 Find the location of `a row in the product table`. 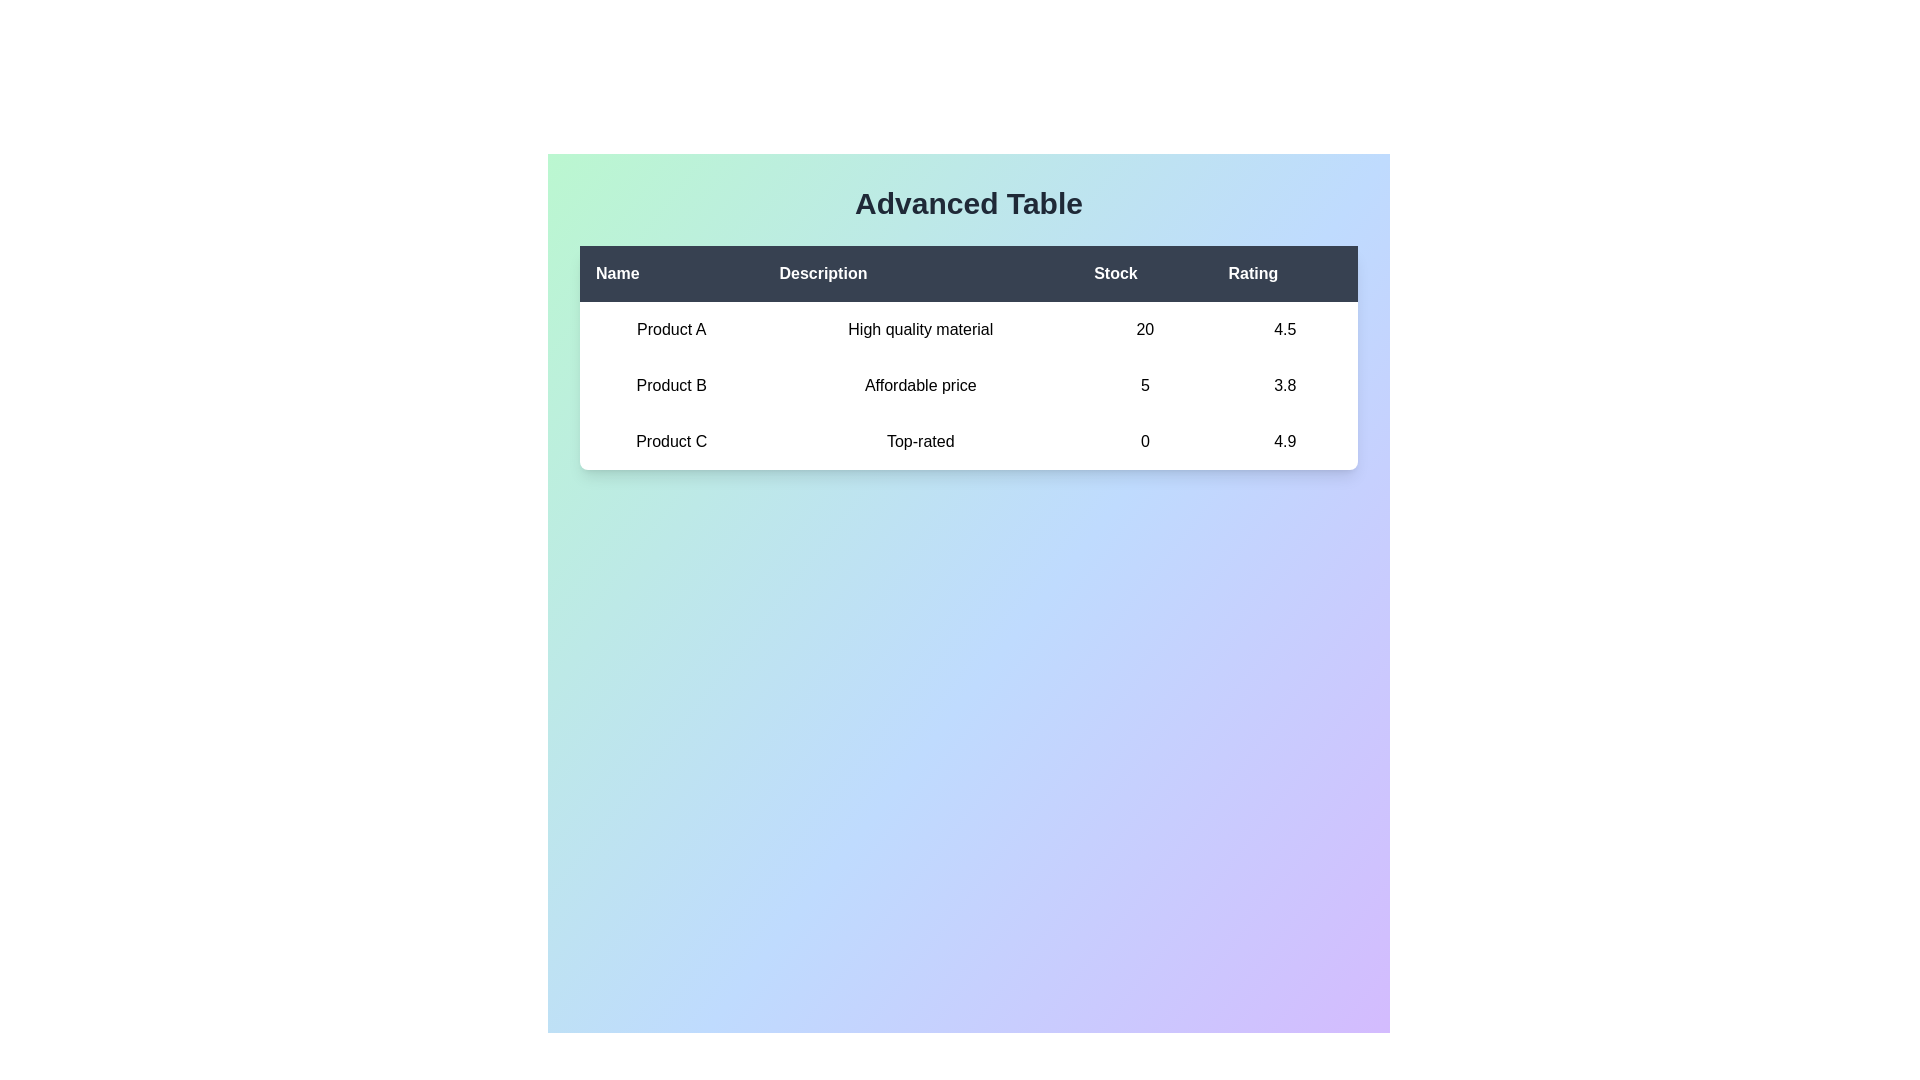

a row in the product table is located at coordinates (969, 357).